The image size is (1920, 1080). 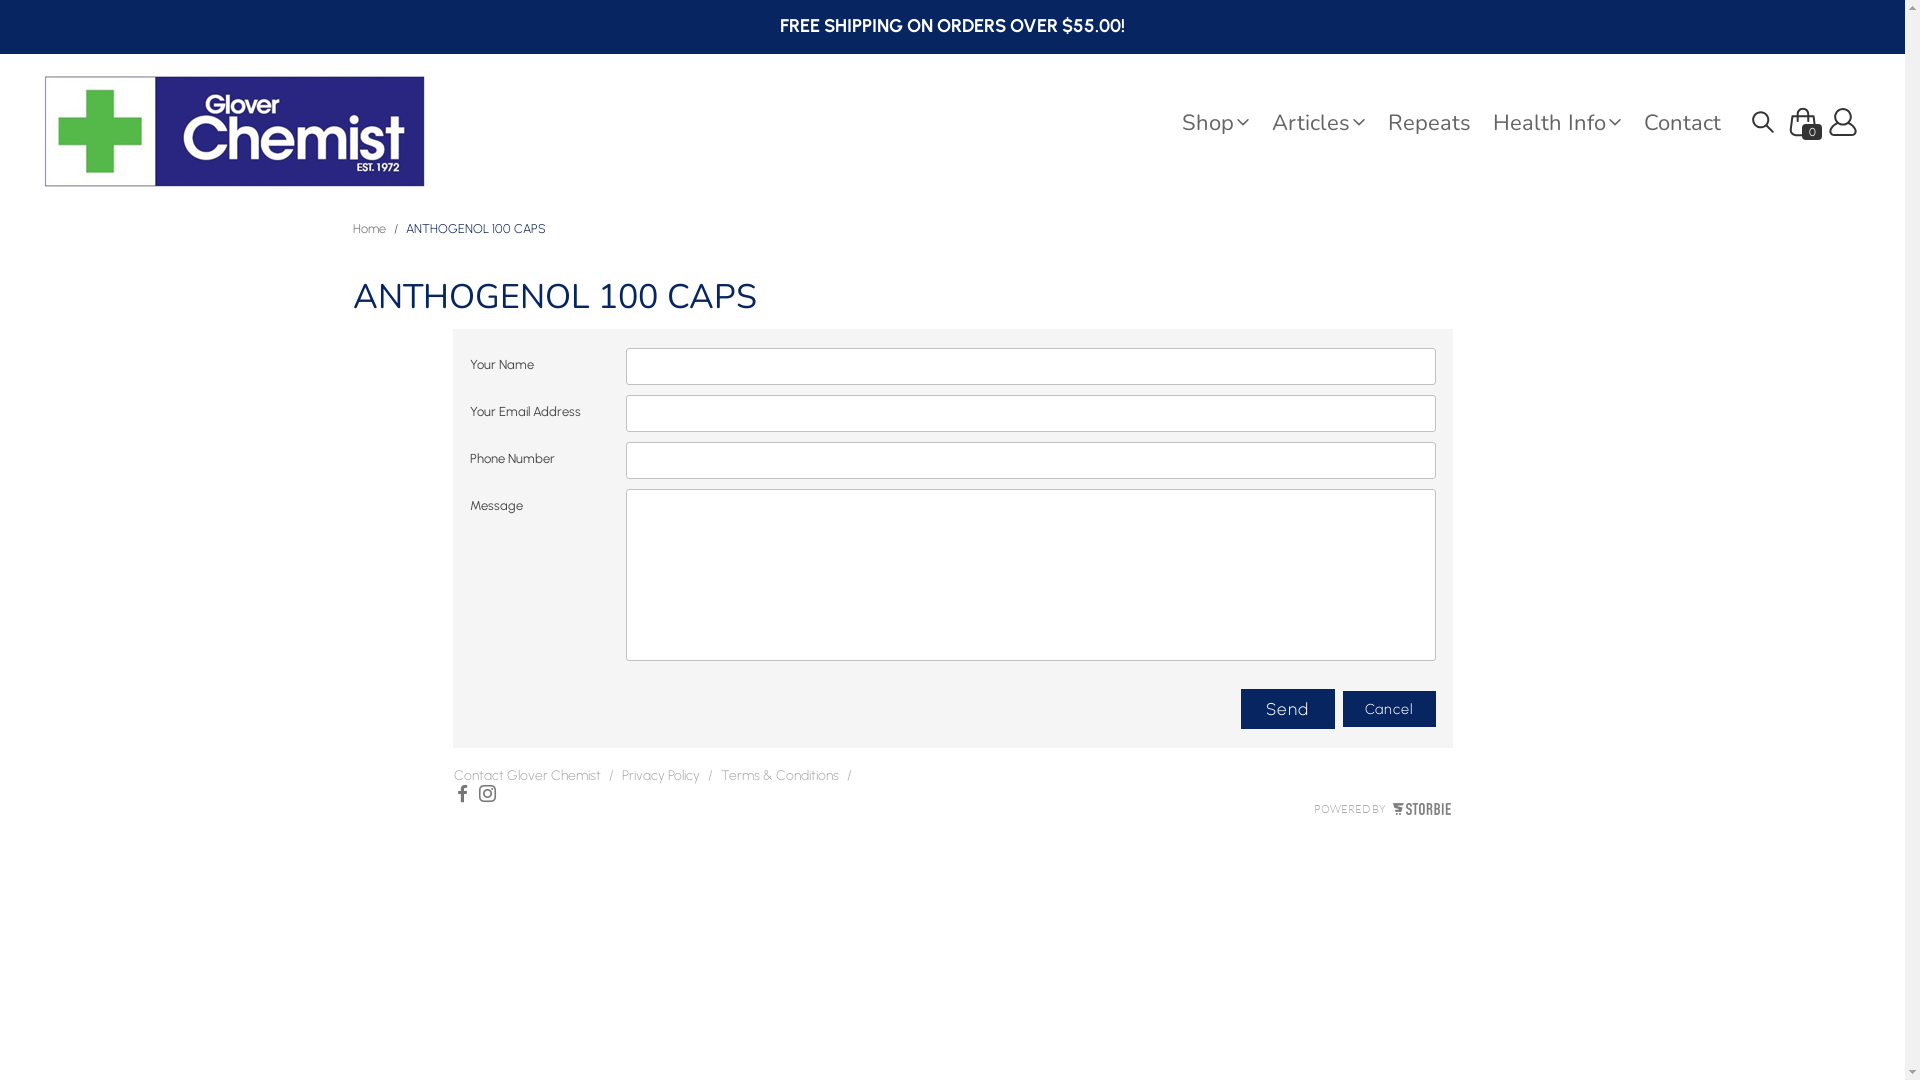 I want to click on 'Contact', so click(x=1692, y=123).